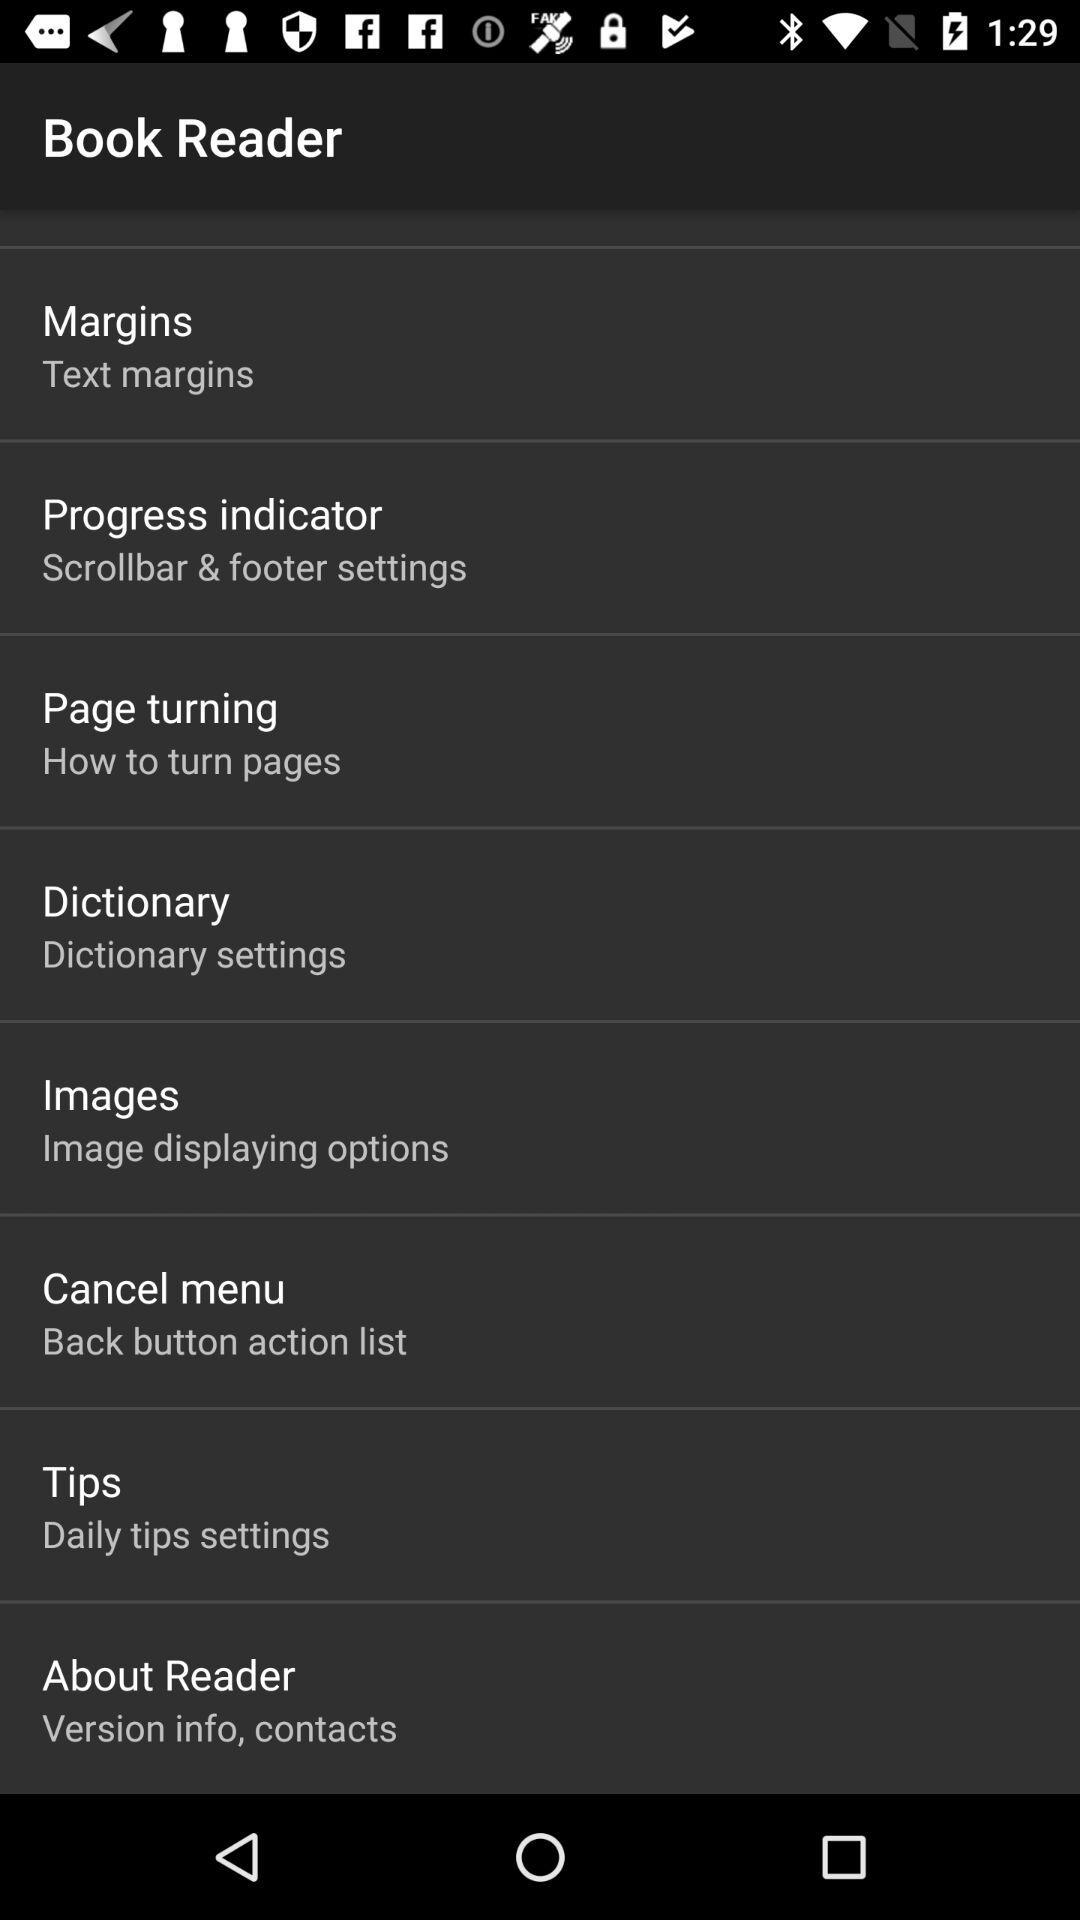 The image size is (1080, 1920). I want to click on the item above the back button action item, so click(162, 1286).